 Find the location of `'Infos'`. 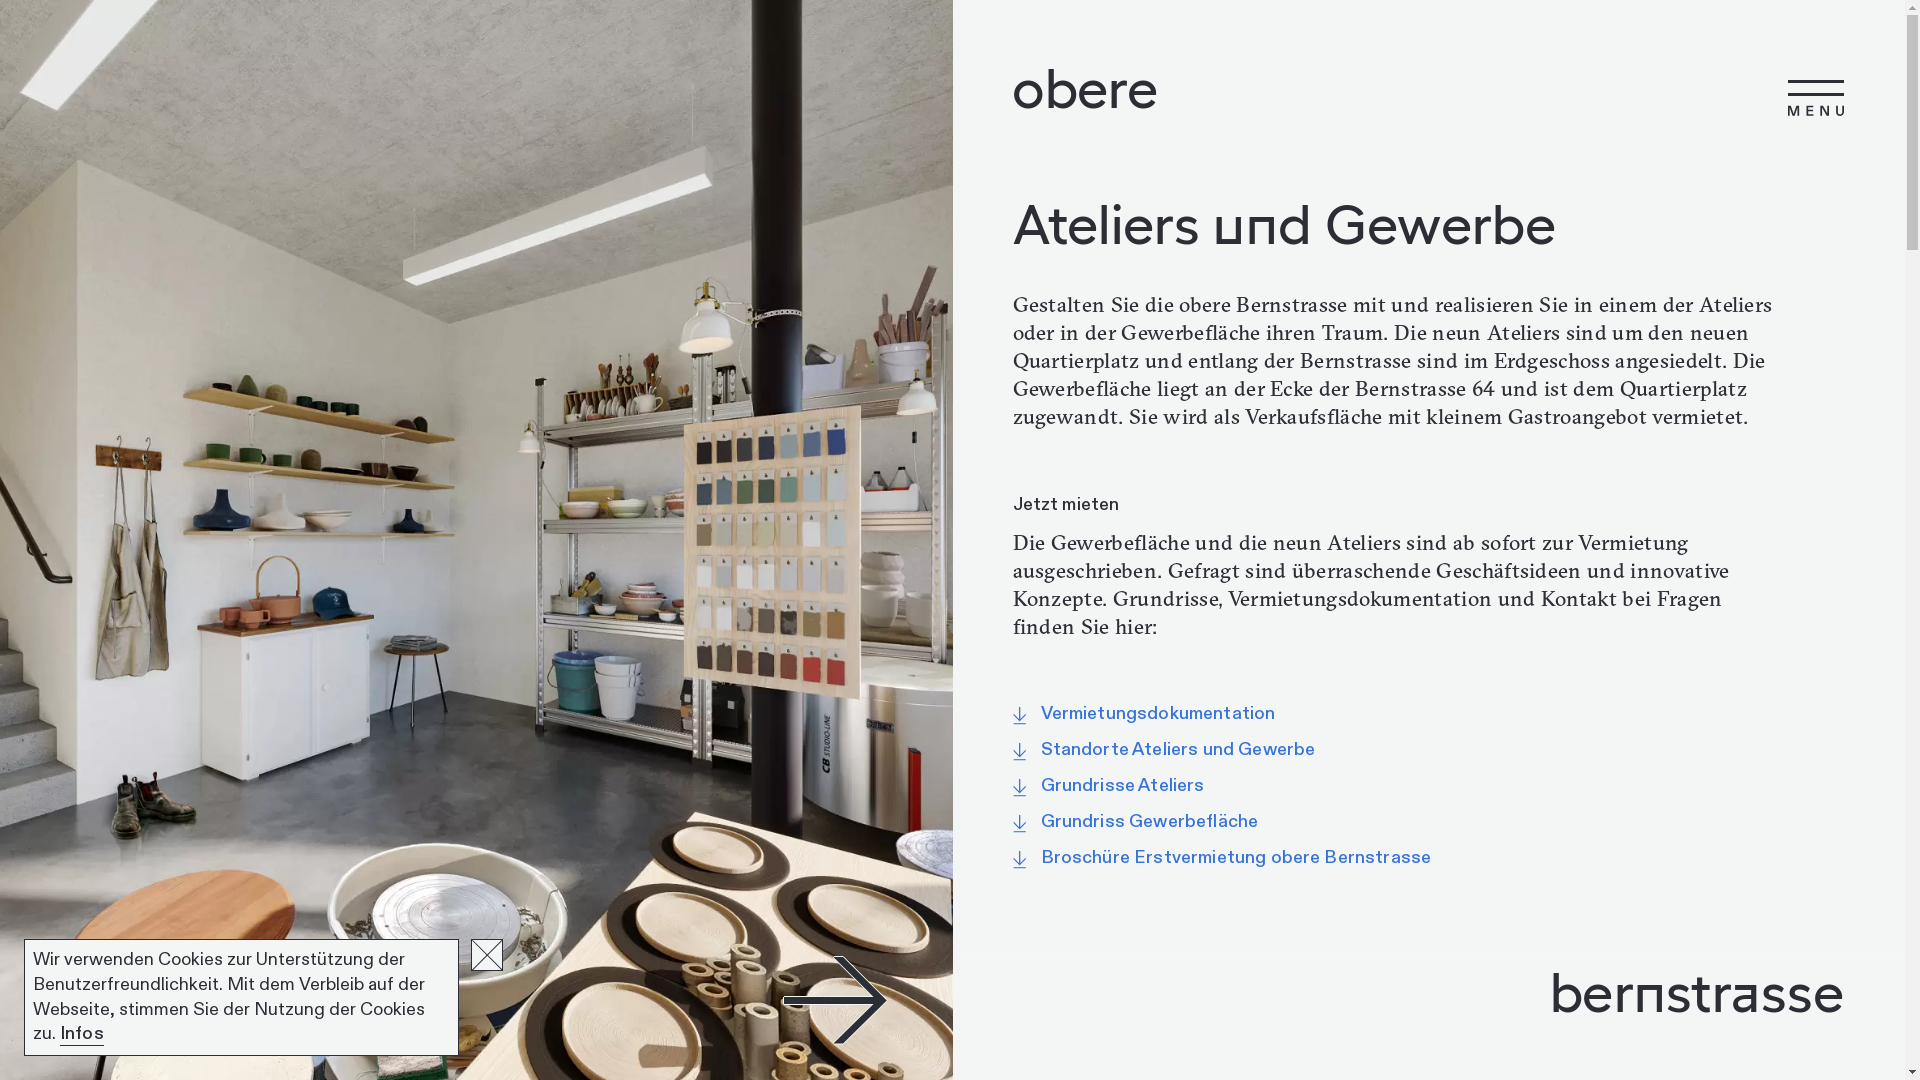

'Infos' is located at coordinates (80, 1033).